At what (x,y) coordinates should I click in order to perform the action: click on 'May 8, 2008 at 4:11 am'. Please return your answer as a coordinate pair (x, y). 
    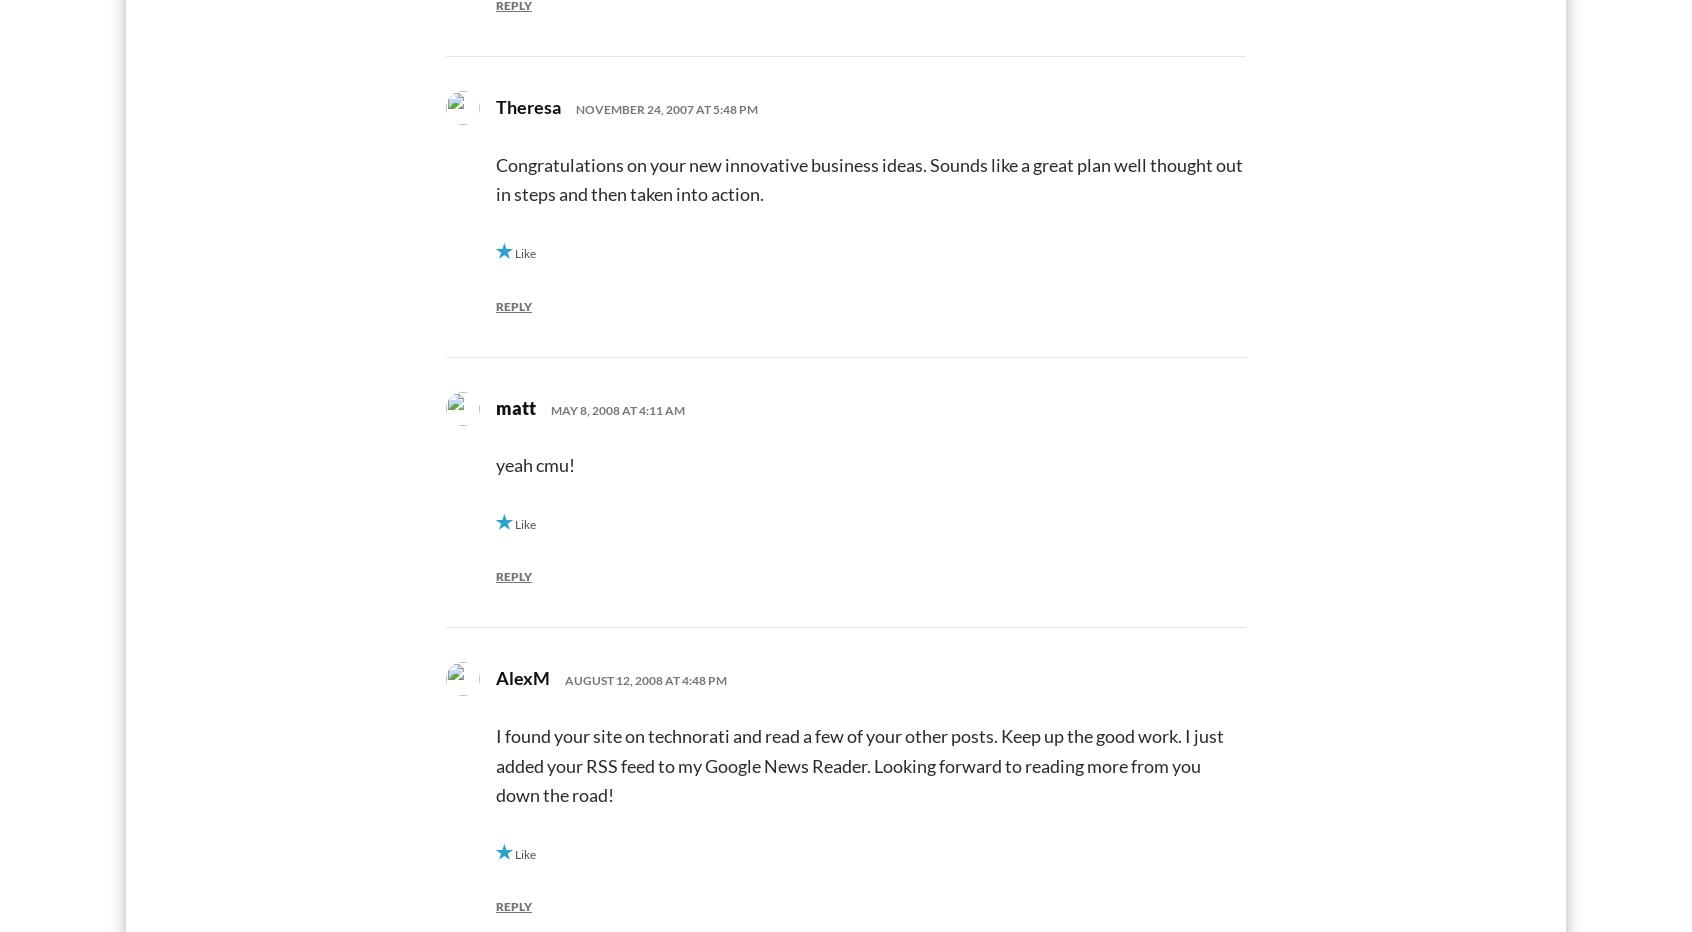
    Looking at the image, I should click on (551, 409).